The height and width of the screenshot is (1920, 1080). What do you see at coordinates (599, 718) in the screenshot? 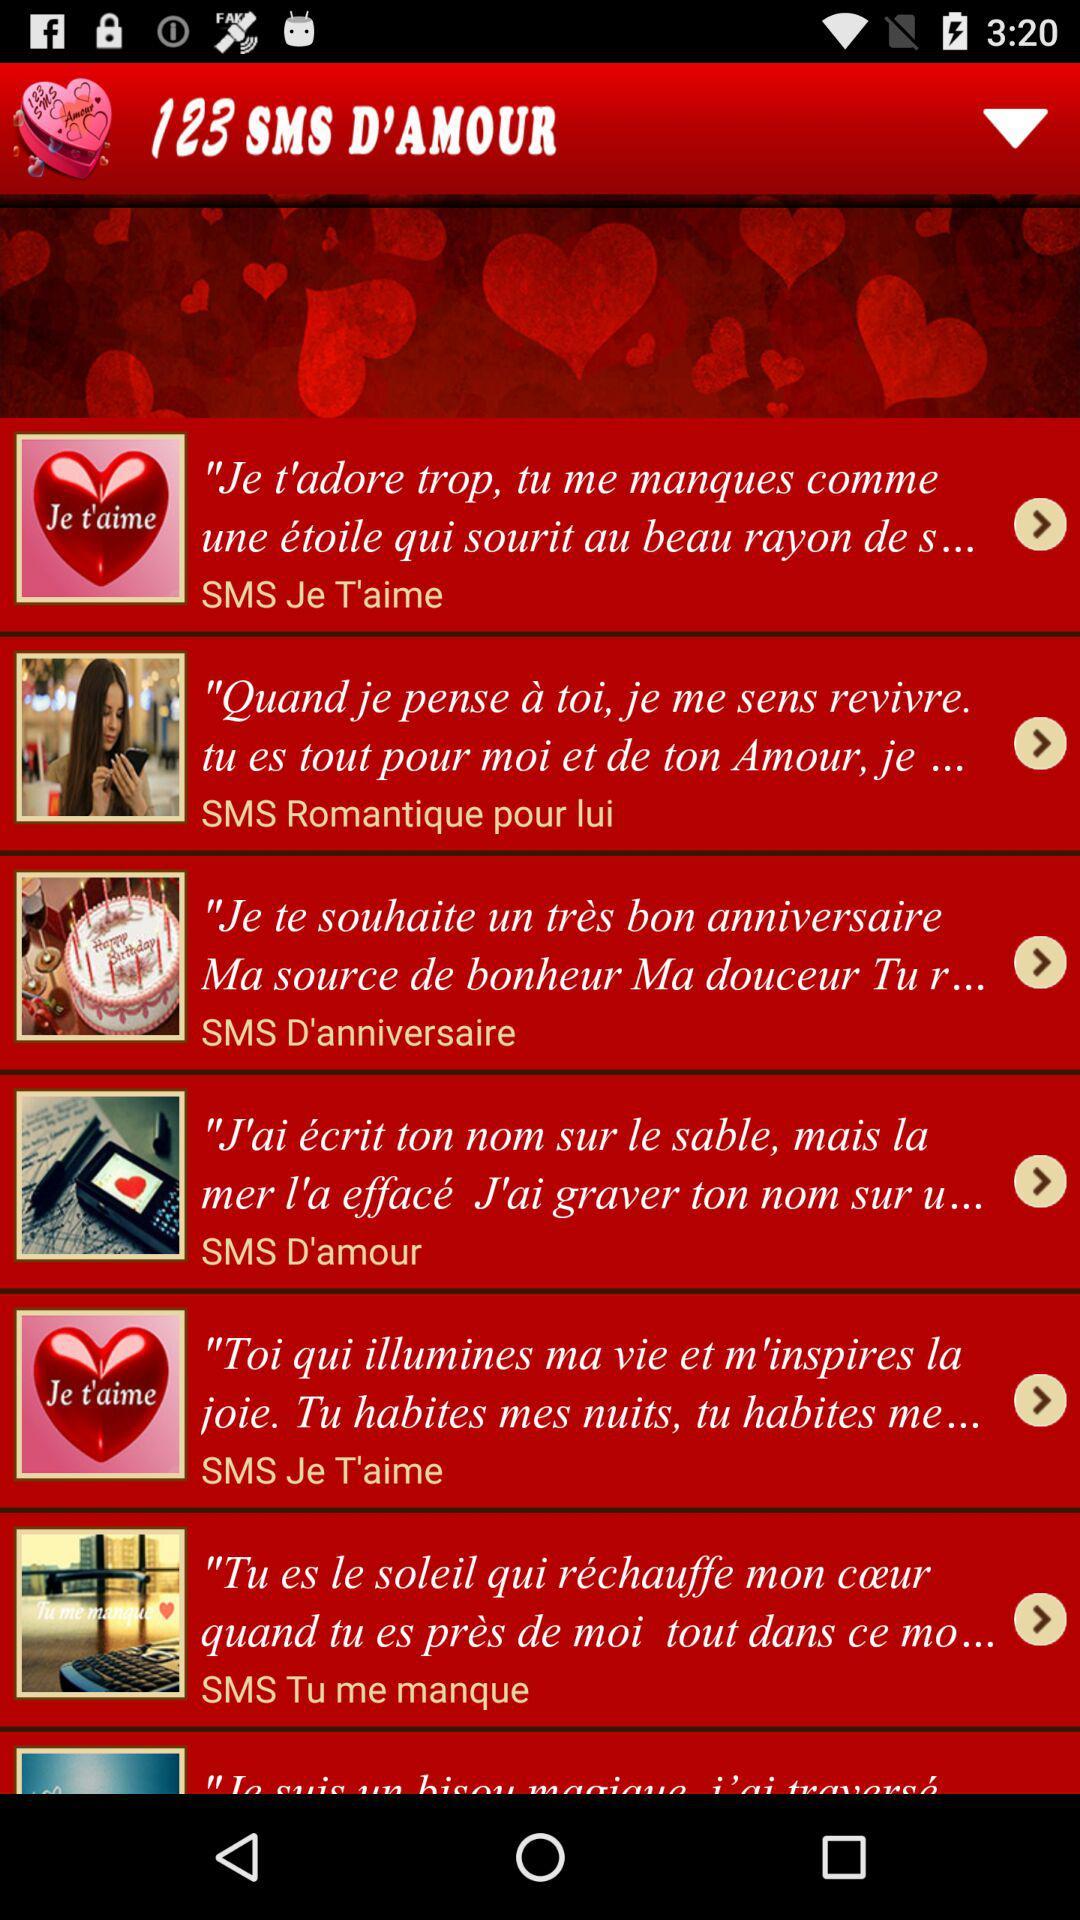
I see `app above sms romantique pour` at bounding box center [599, 718].